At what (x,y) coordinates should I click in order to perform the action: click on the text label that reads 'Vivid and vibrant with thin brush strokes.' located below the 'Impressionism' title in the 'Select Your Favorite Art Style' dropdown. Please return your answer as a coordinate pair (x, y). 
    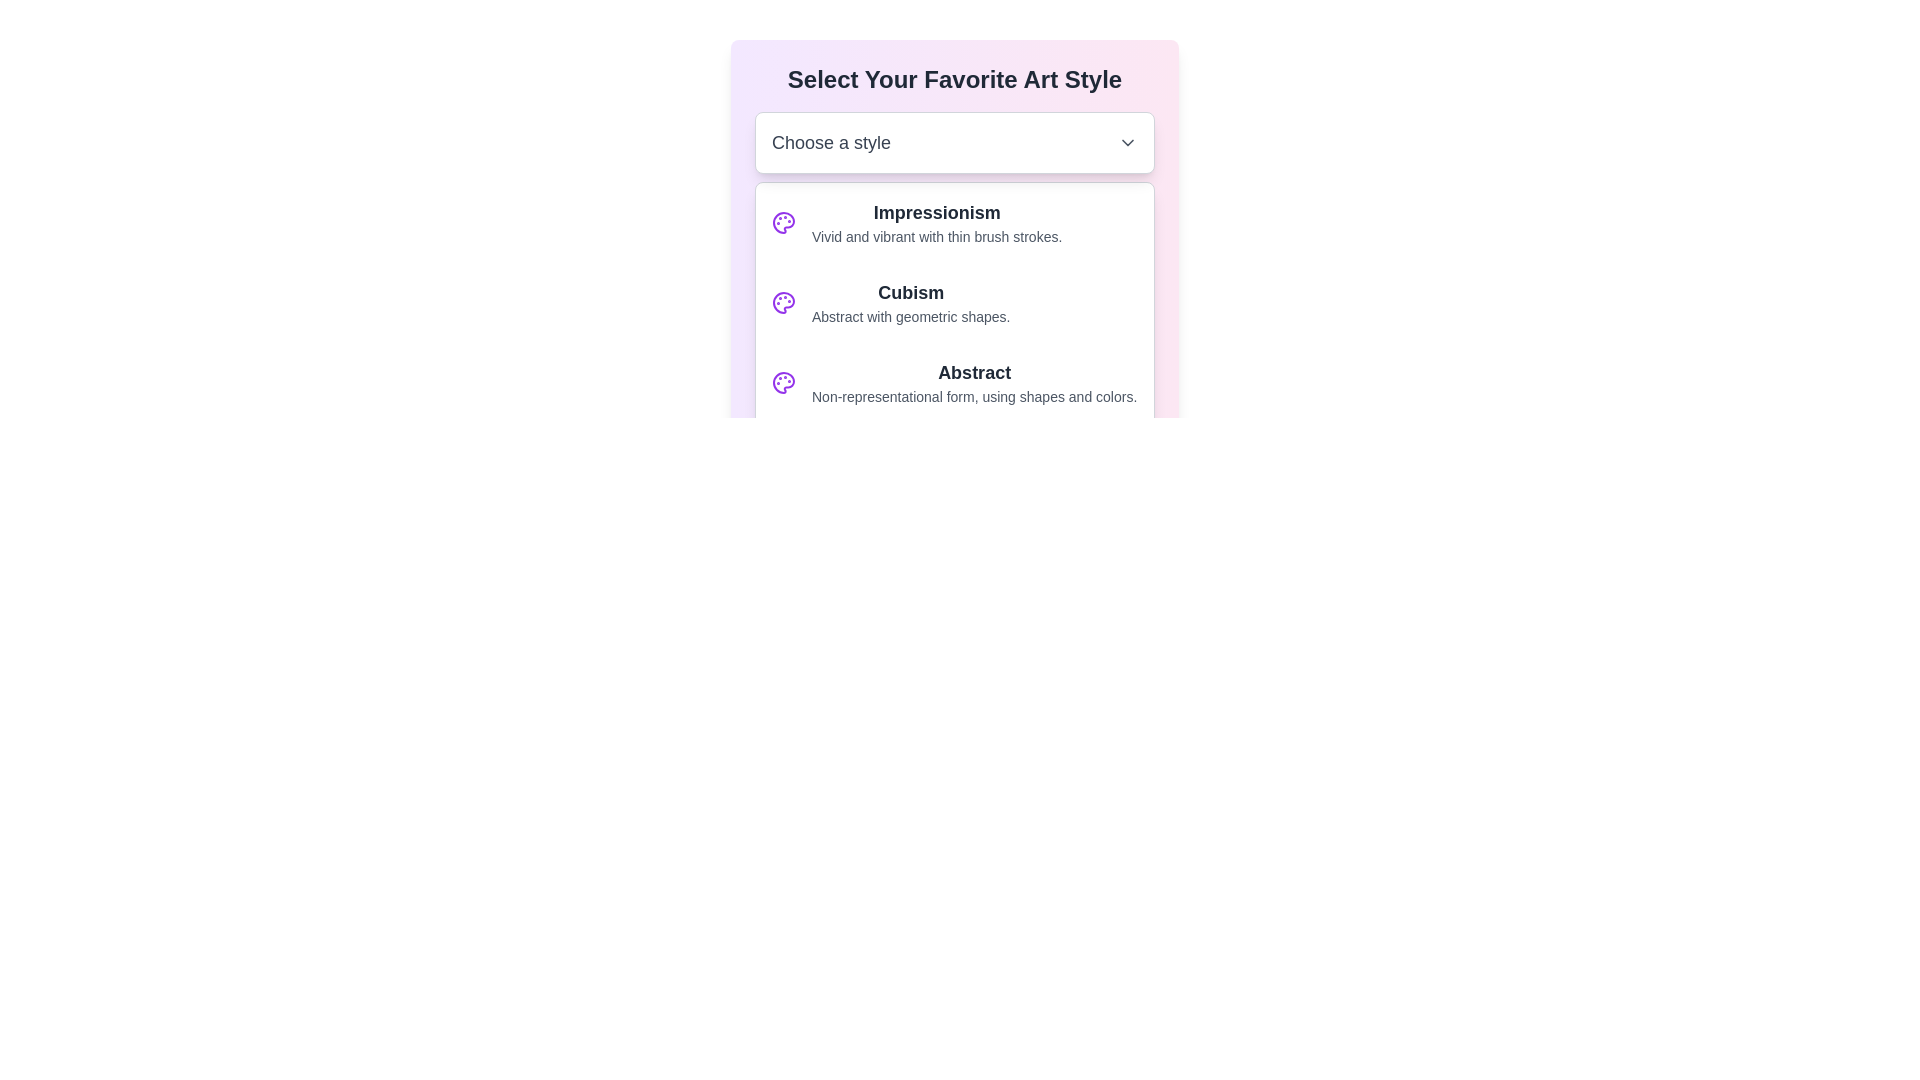
    Looking at the image, I should click on (936, 235).